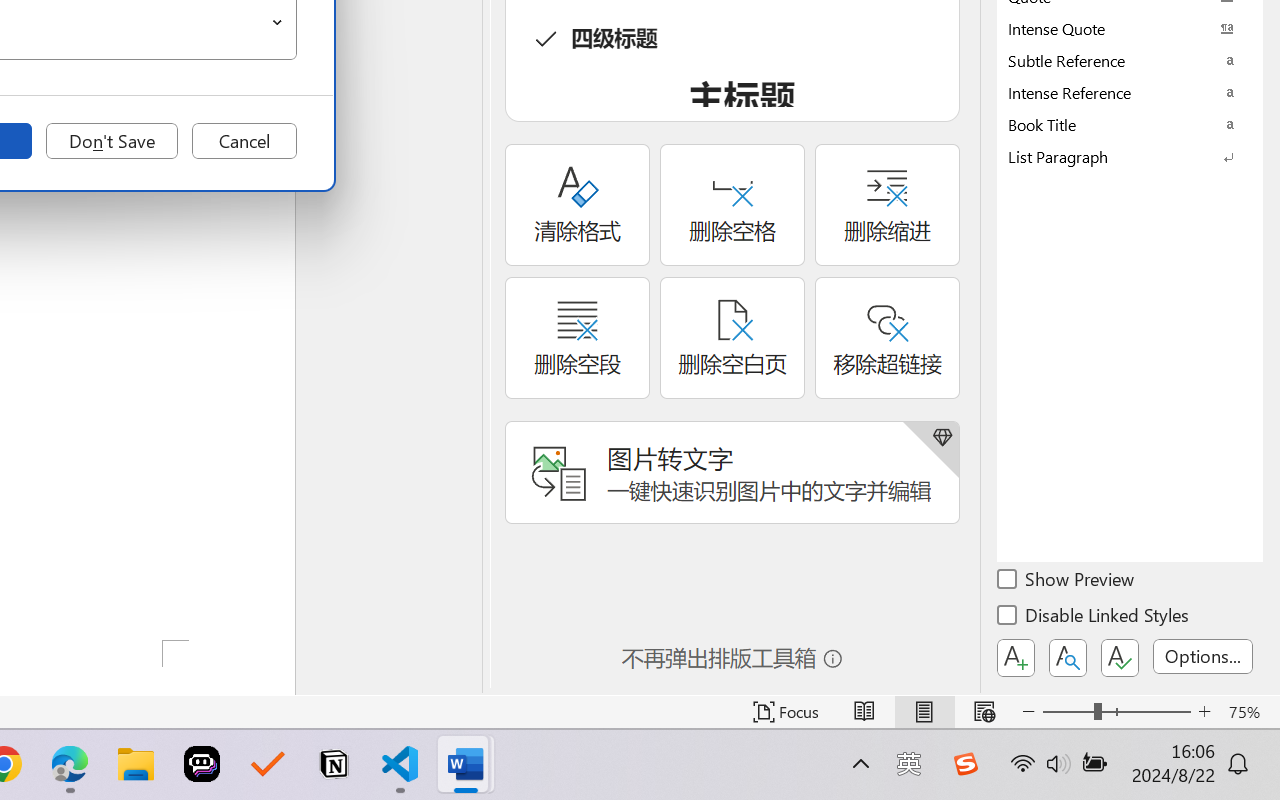  What do you see at coordinates (923, 711) in the screenshot?
I see `'Print Layout'` at bounding box center [923, 711].